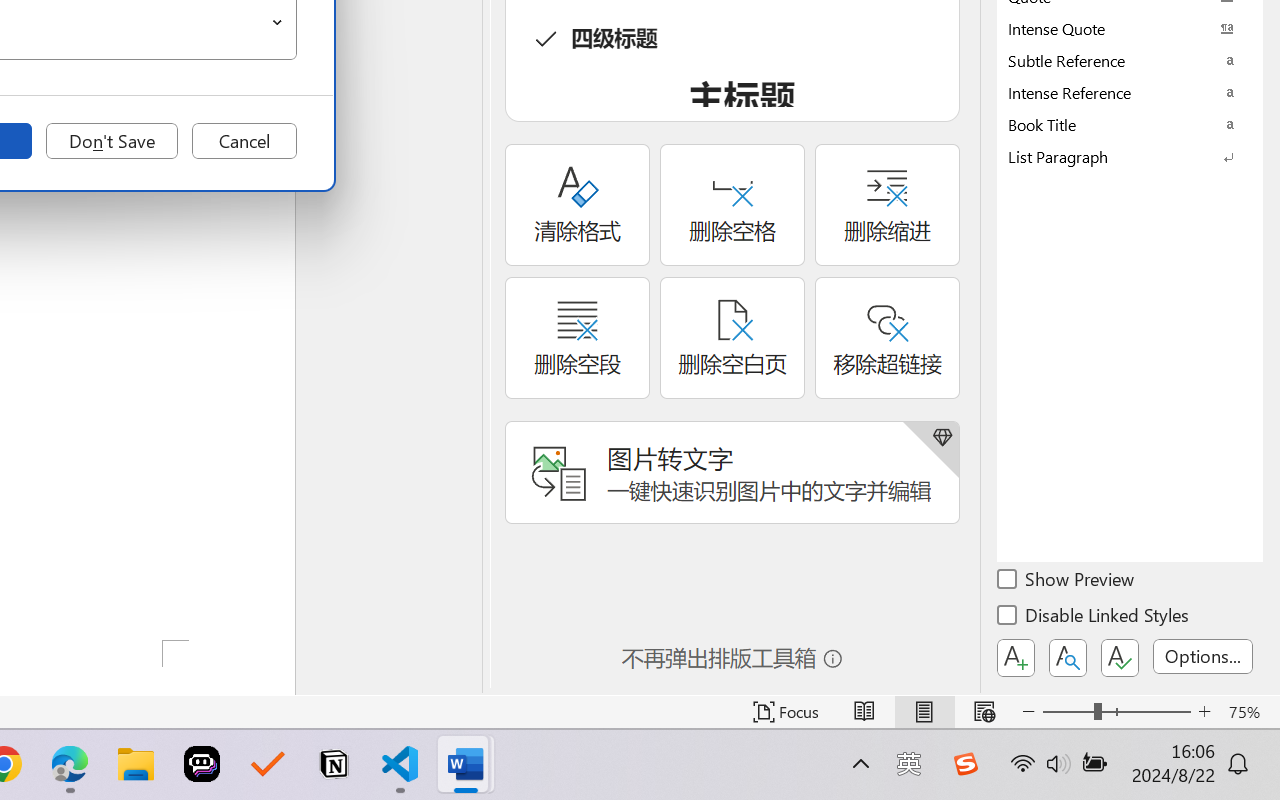  What do you see at coordinates (923, 711) in the screenshot?
I see `'Print Layout'` at bounding box center [923, 711].